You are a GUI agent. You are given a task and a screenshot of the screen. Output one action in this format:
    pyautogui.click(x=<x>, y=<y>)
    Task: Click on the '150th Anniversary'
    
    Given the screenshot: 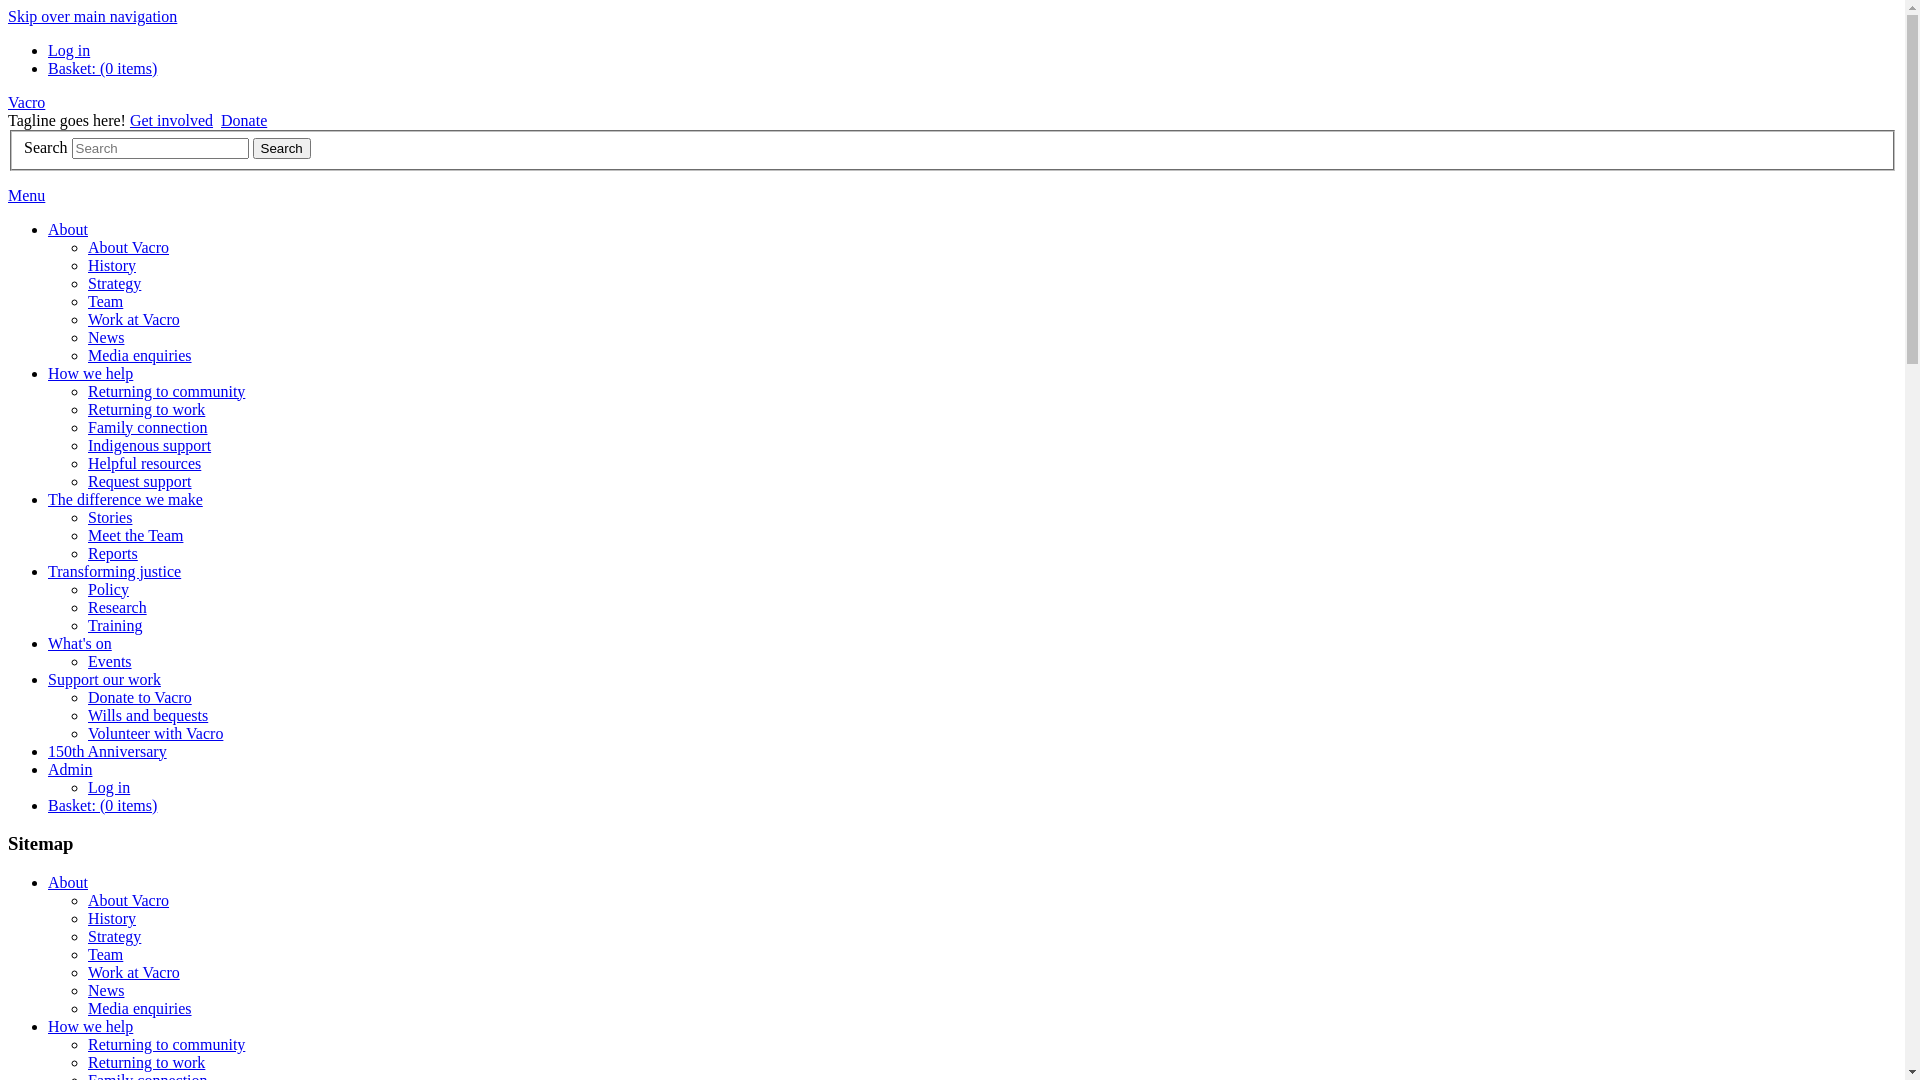 What is the action you would take?
    pyautogui.click(x=106, y=751)
    